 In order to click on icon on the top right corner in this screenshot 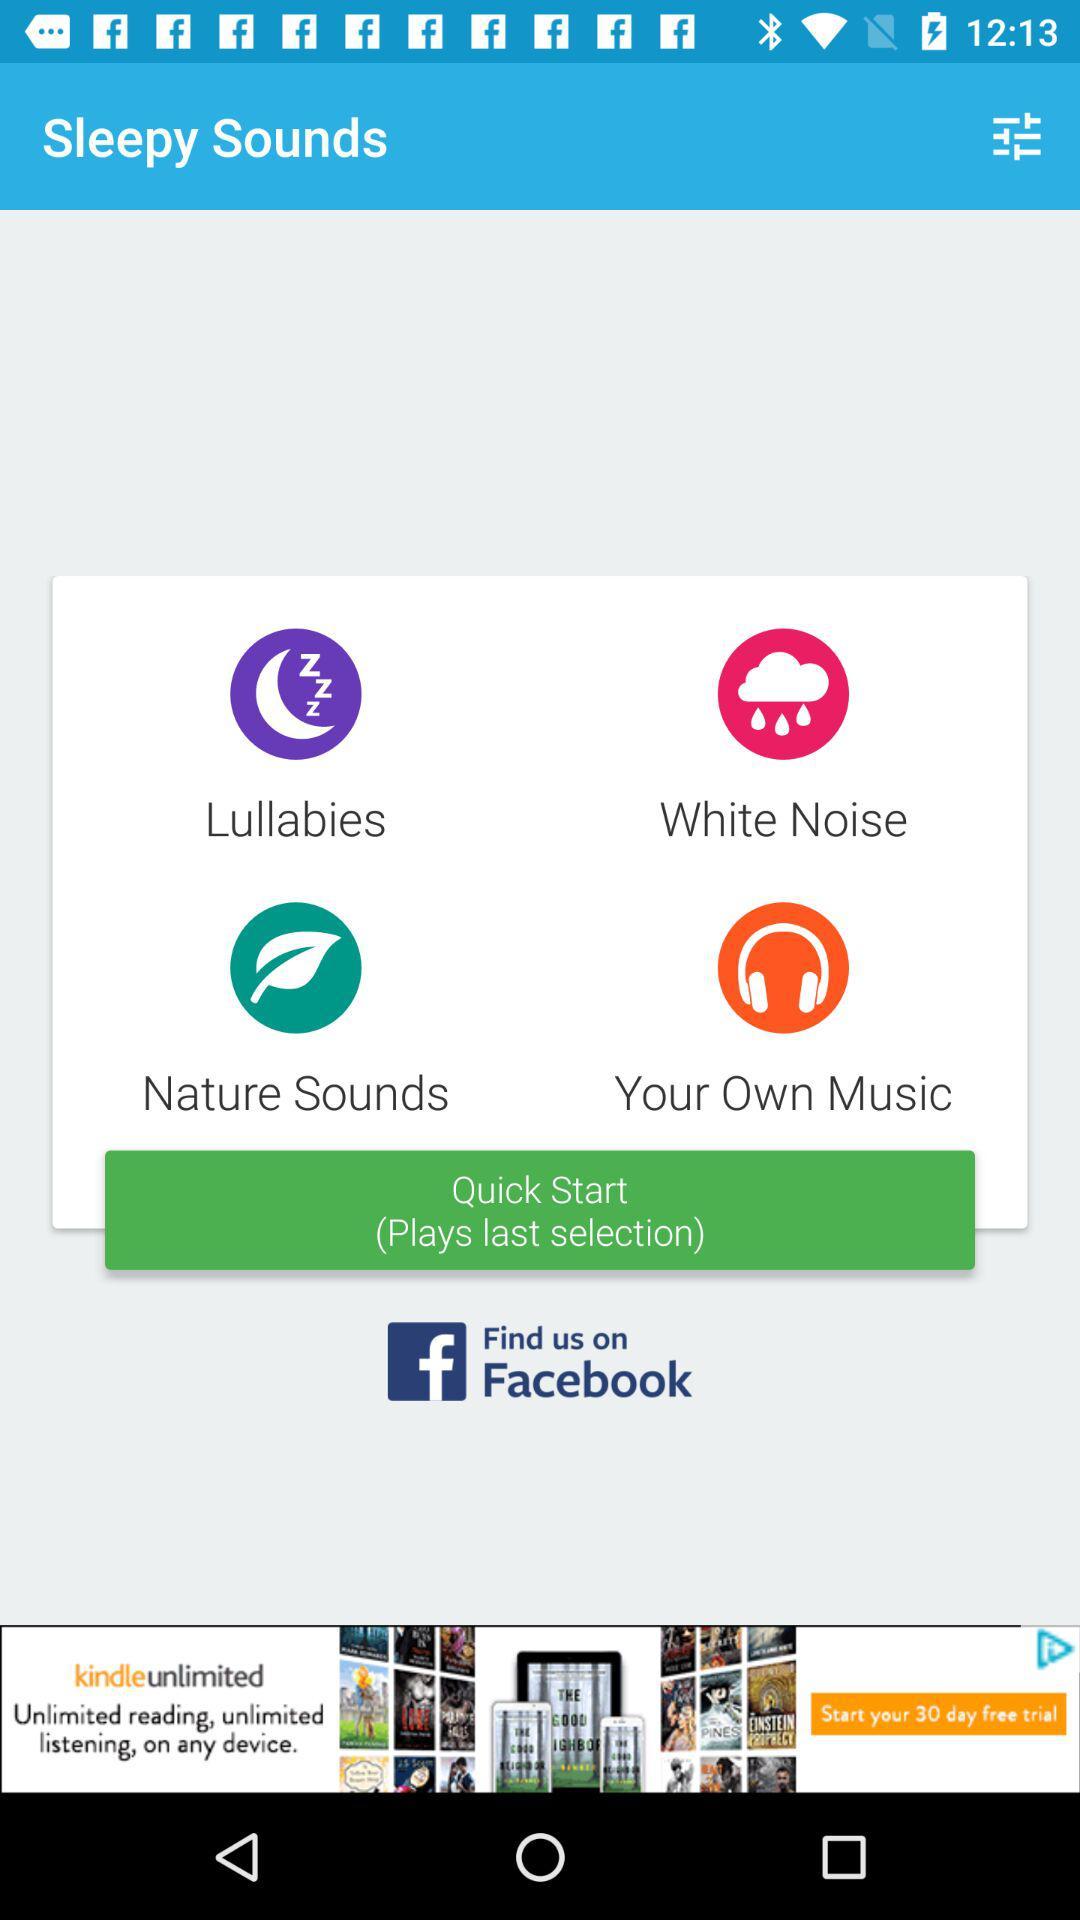, I will do `click(1017, 136)`.